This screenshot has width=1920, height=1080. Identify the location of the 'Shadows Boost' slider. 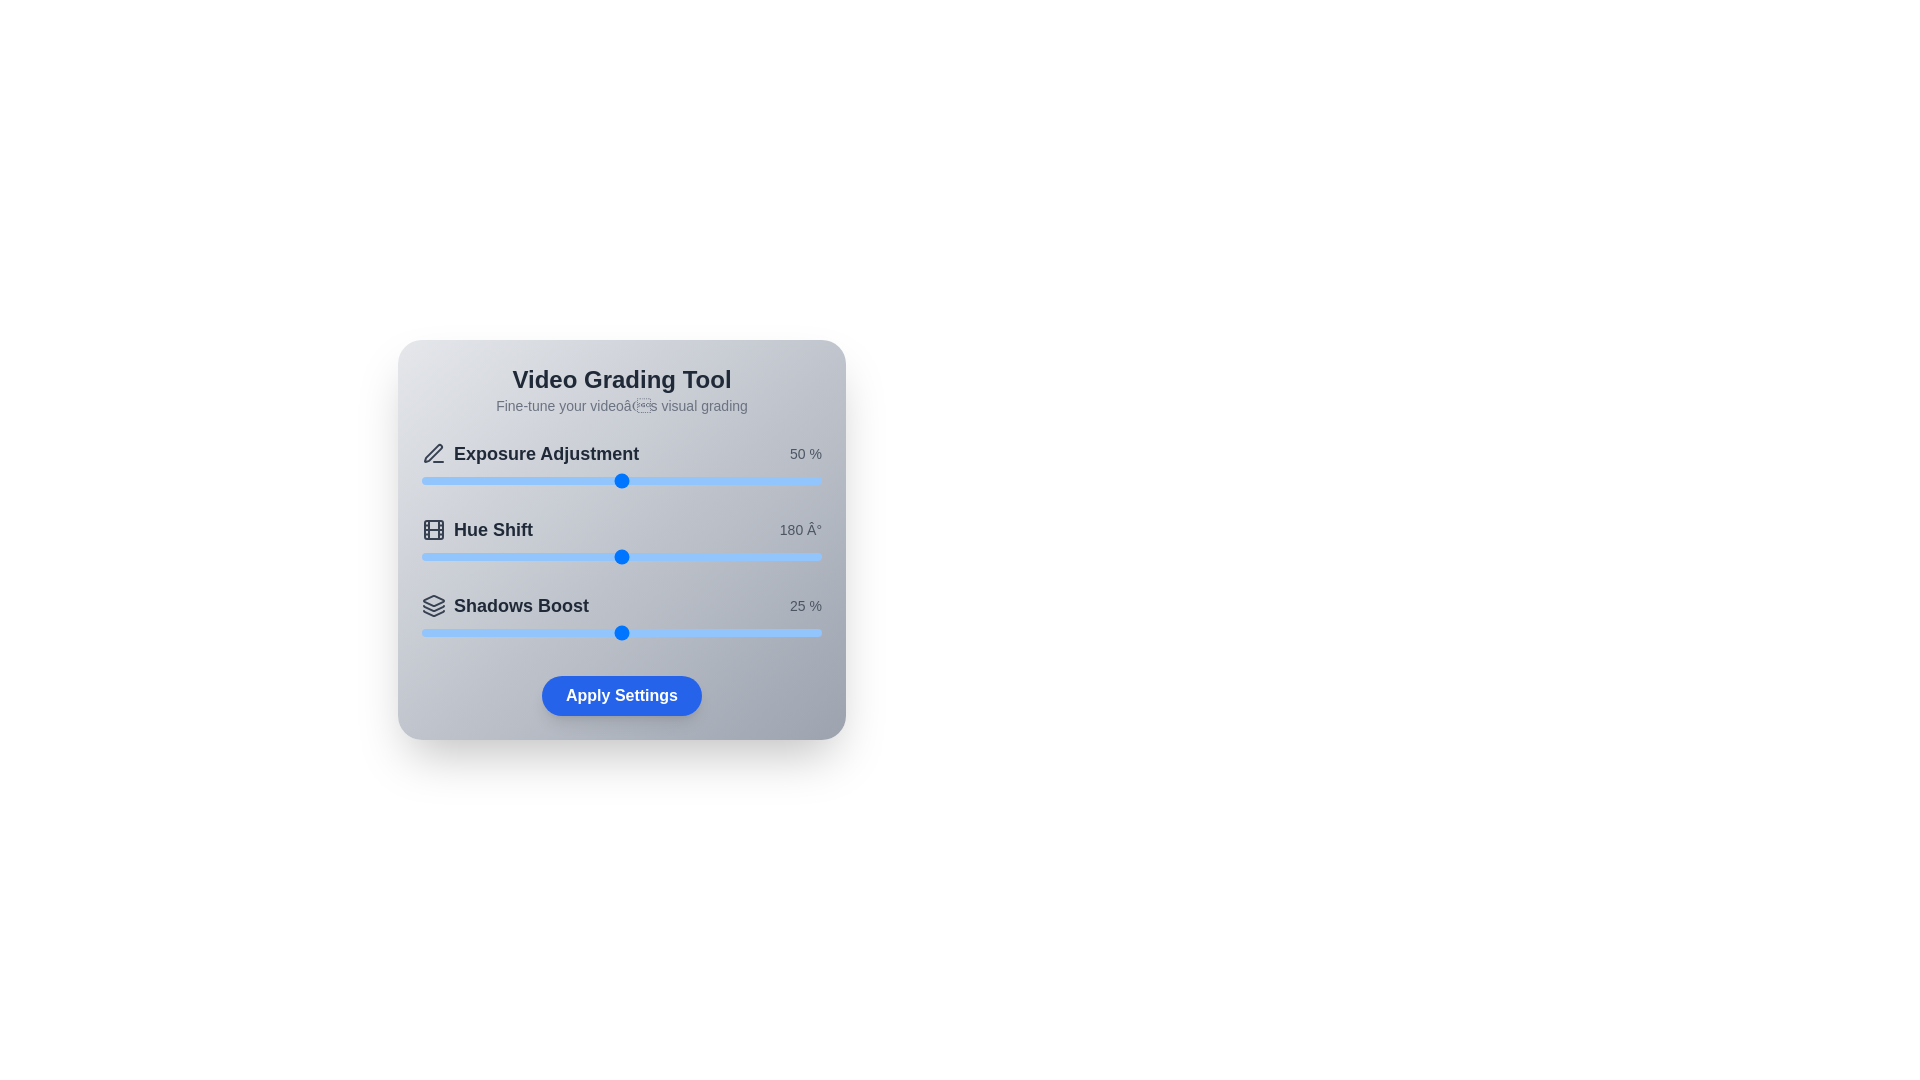
(485, 632).